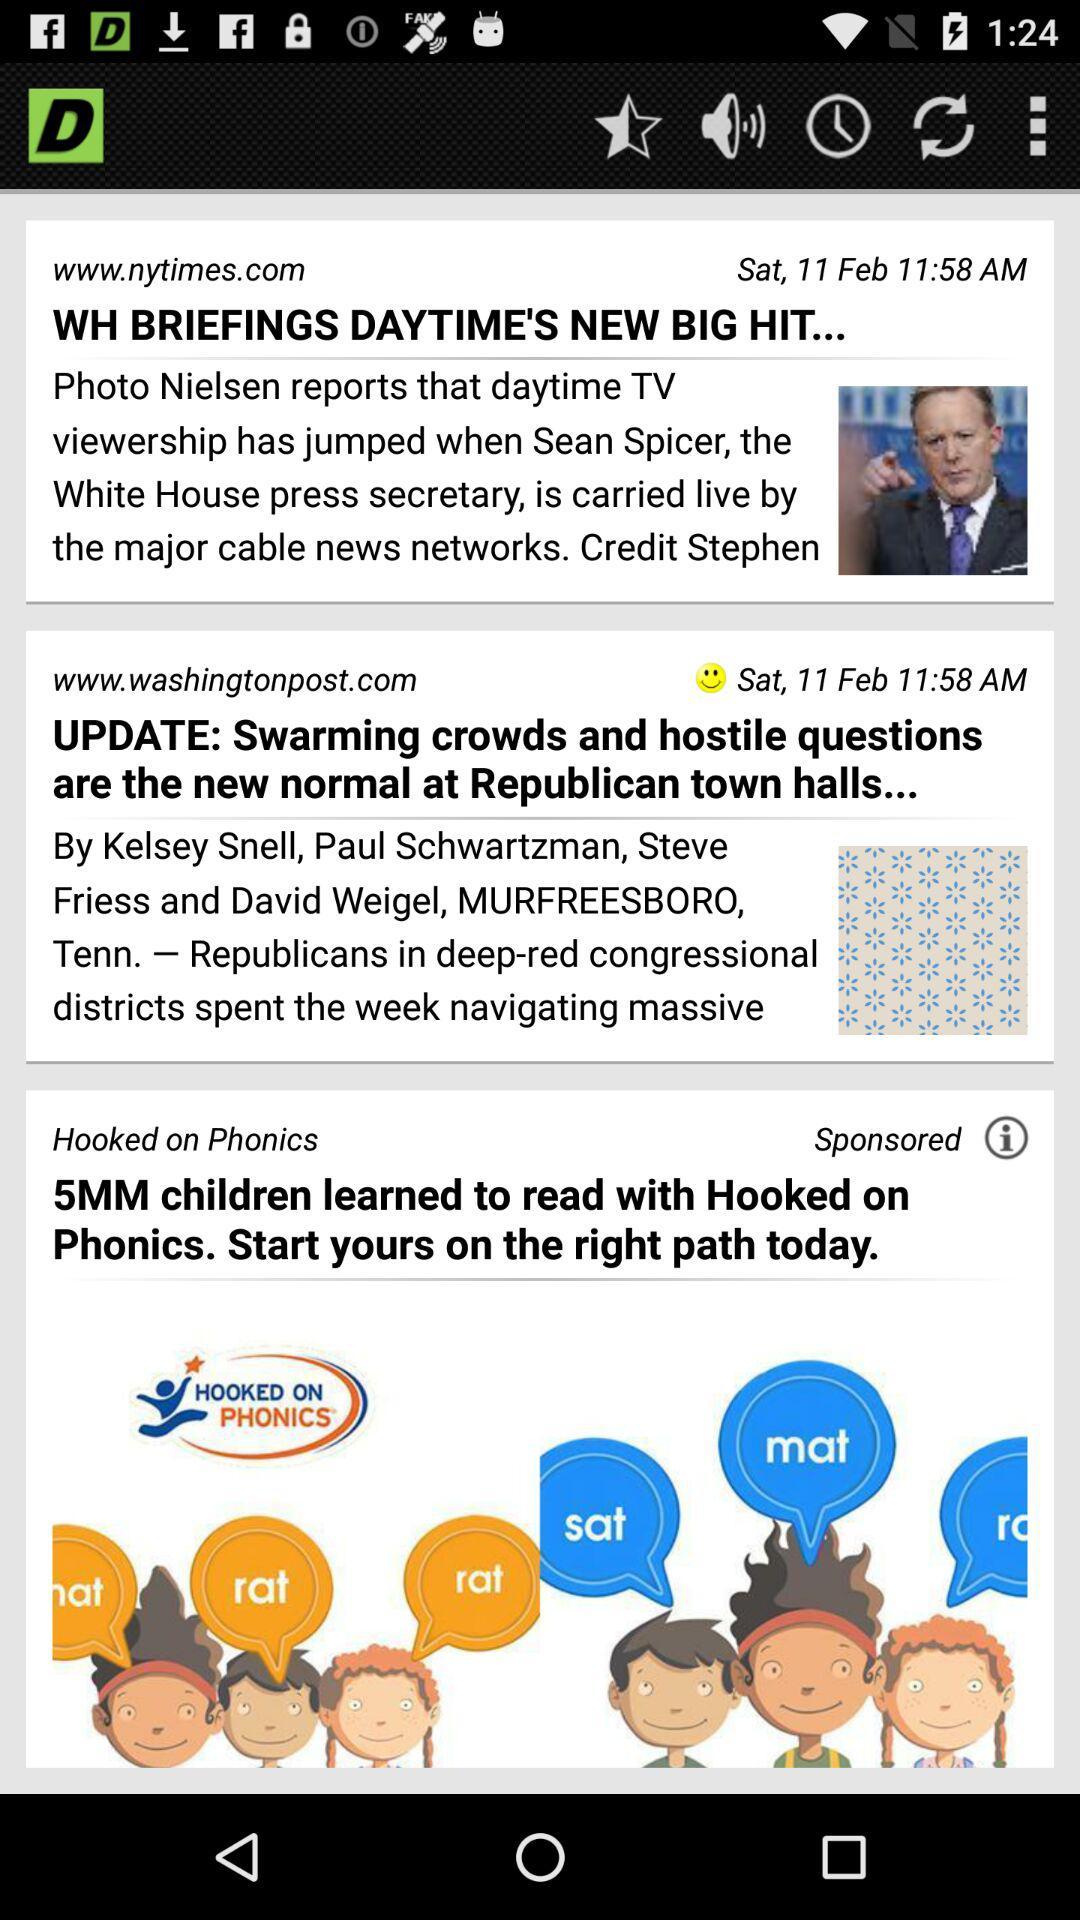 Image resolution: width=1080 pixels, height=1920 pixels. I want to click on display advertiser information, so click(1006, 1137).